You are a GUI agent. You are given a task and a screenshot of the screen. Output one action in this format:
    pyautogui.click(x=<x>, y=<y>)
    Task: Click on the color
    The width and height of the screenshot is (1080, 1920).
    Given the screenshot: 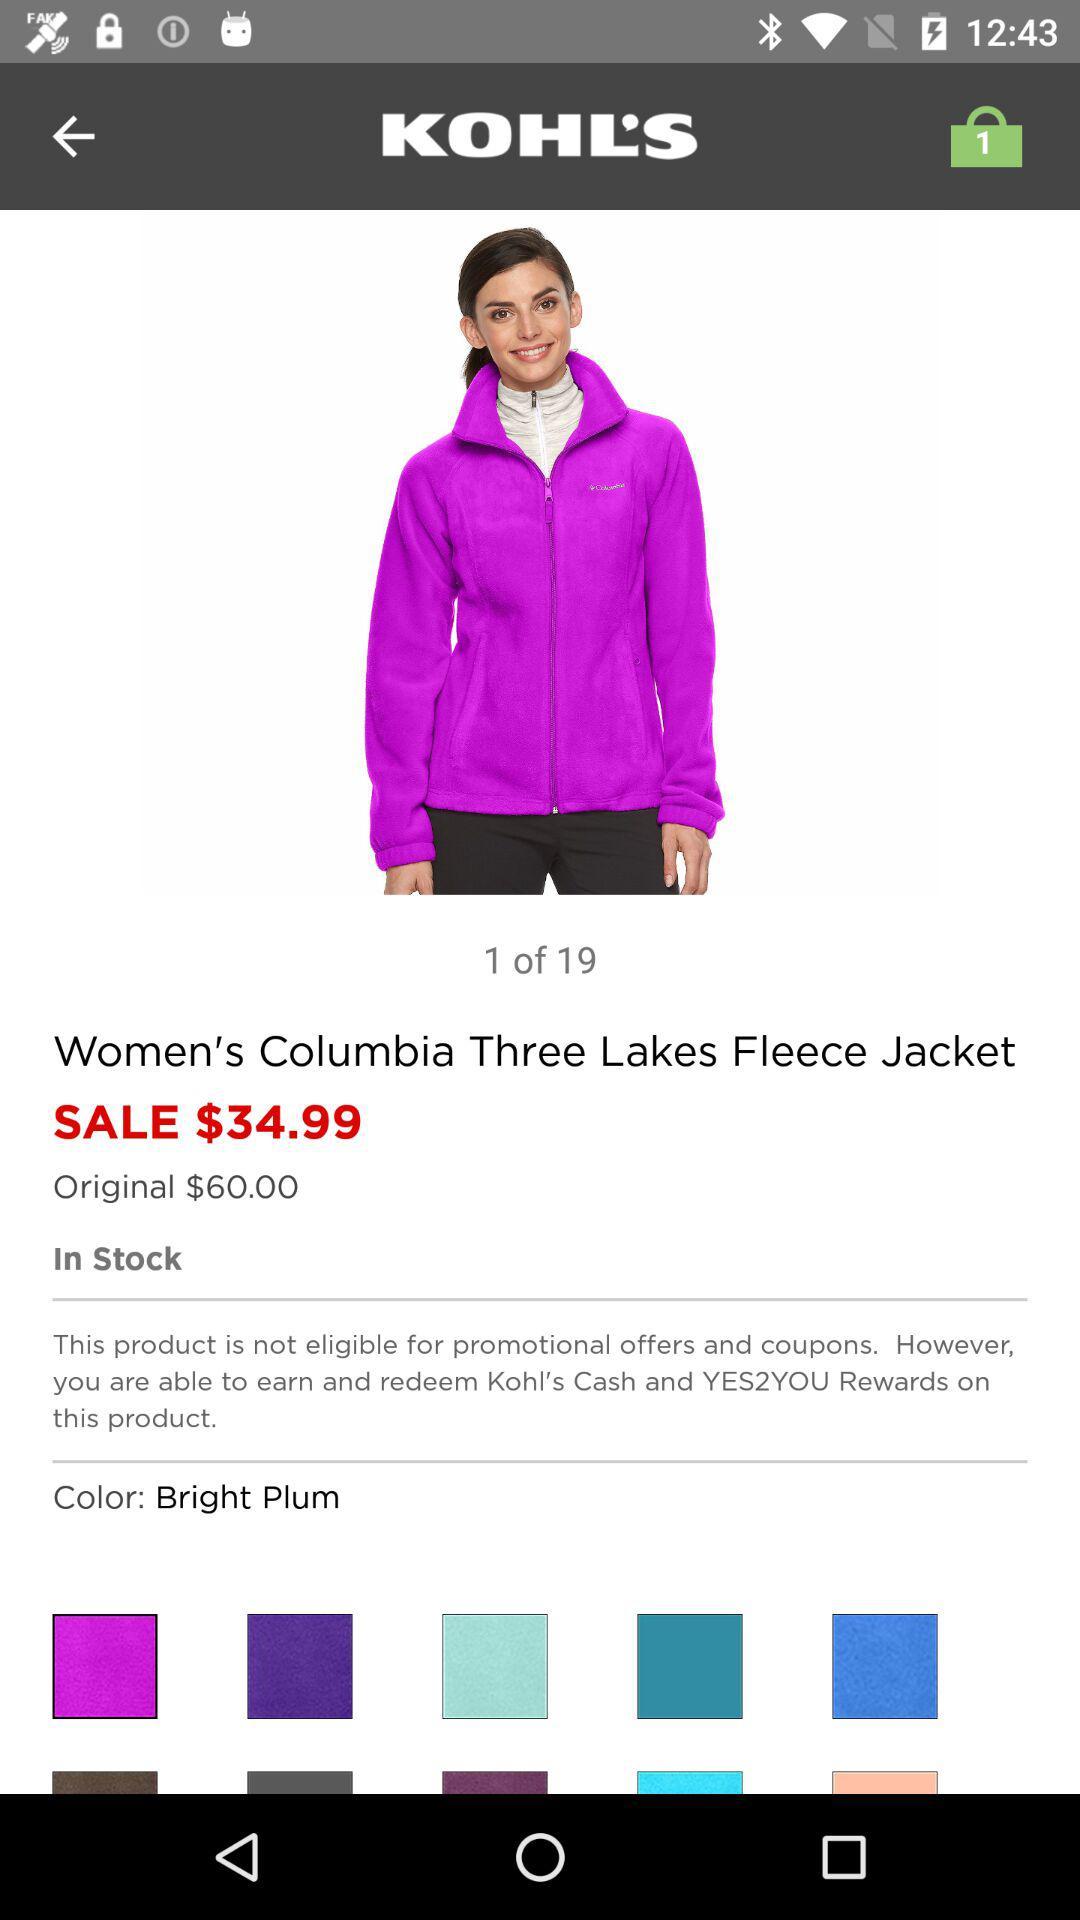 What is the action you would take?
    pyautogui.click(x=494, y=1666)
    